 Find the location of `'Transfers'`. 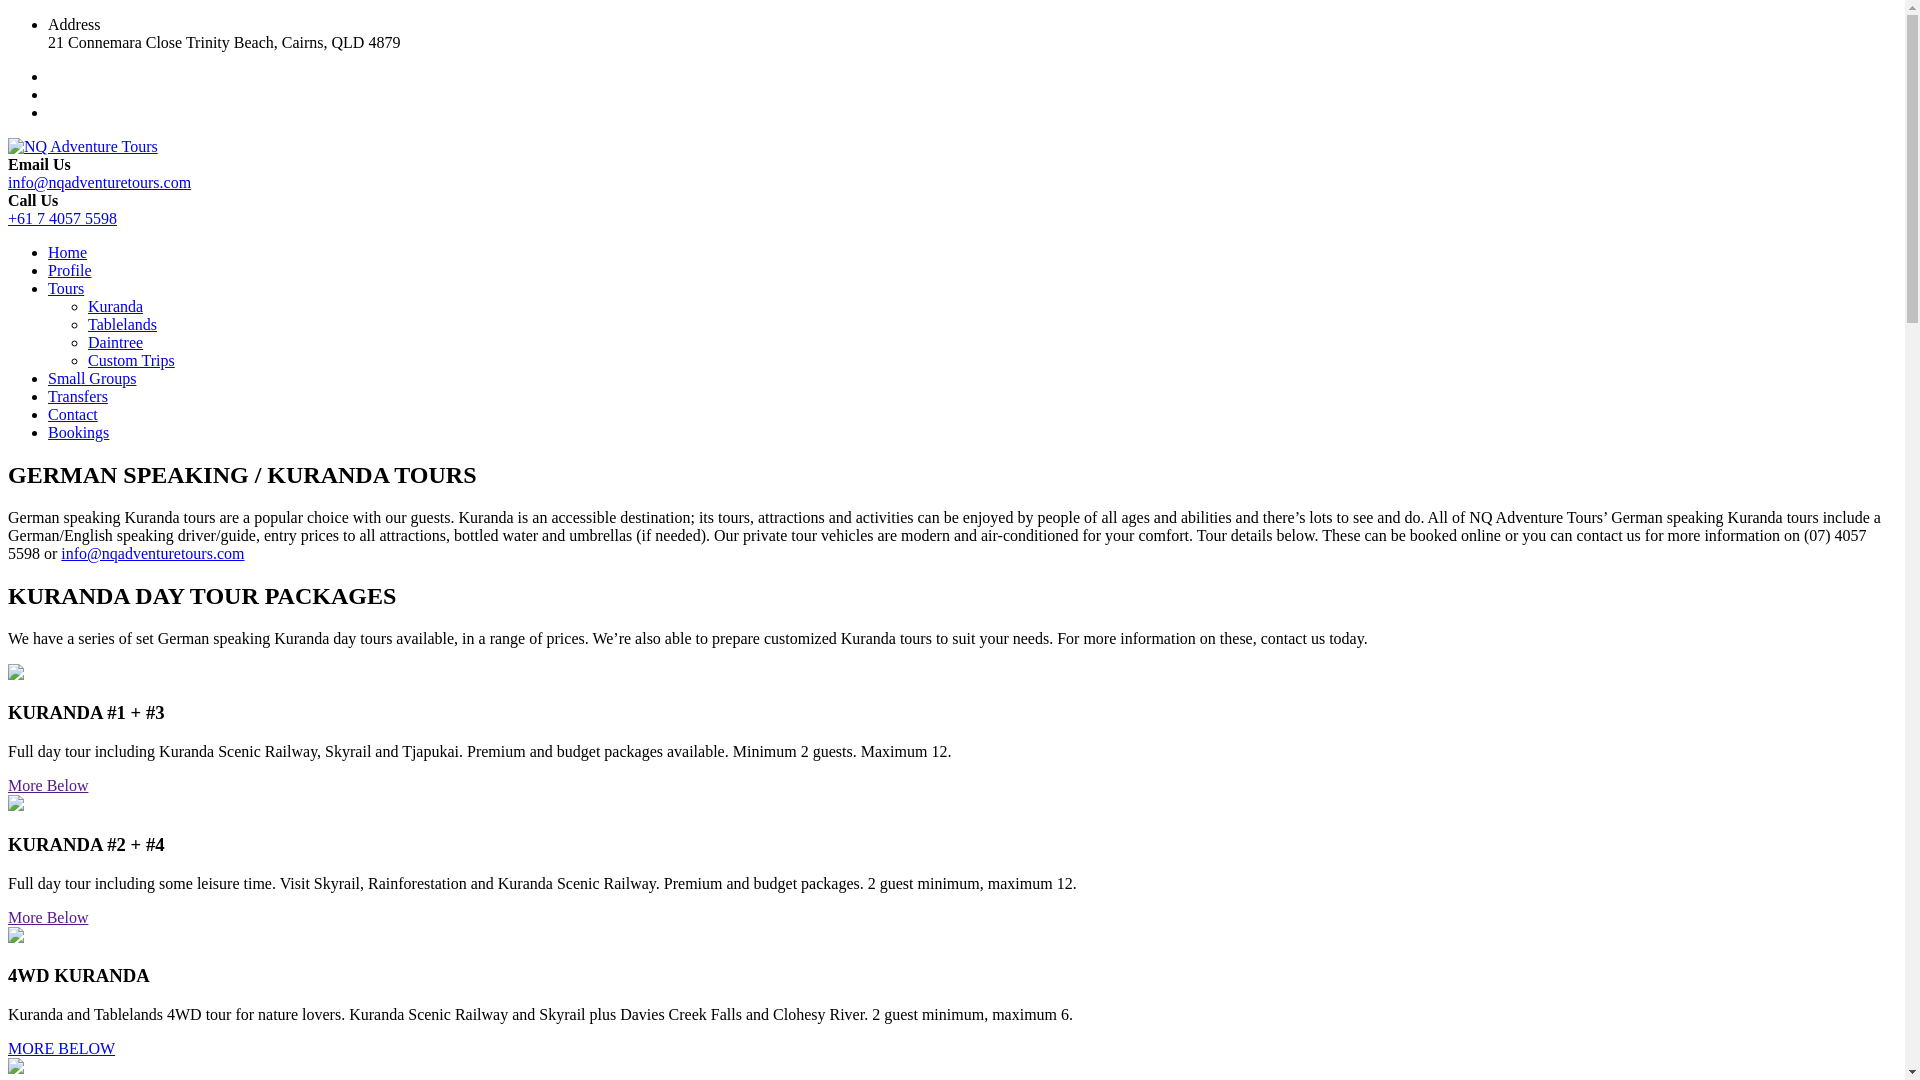

'Transfers' is located at coordinates (77, 396).